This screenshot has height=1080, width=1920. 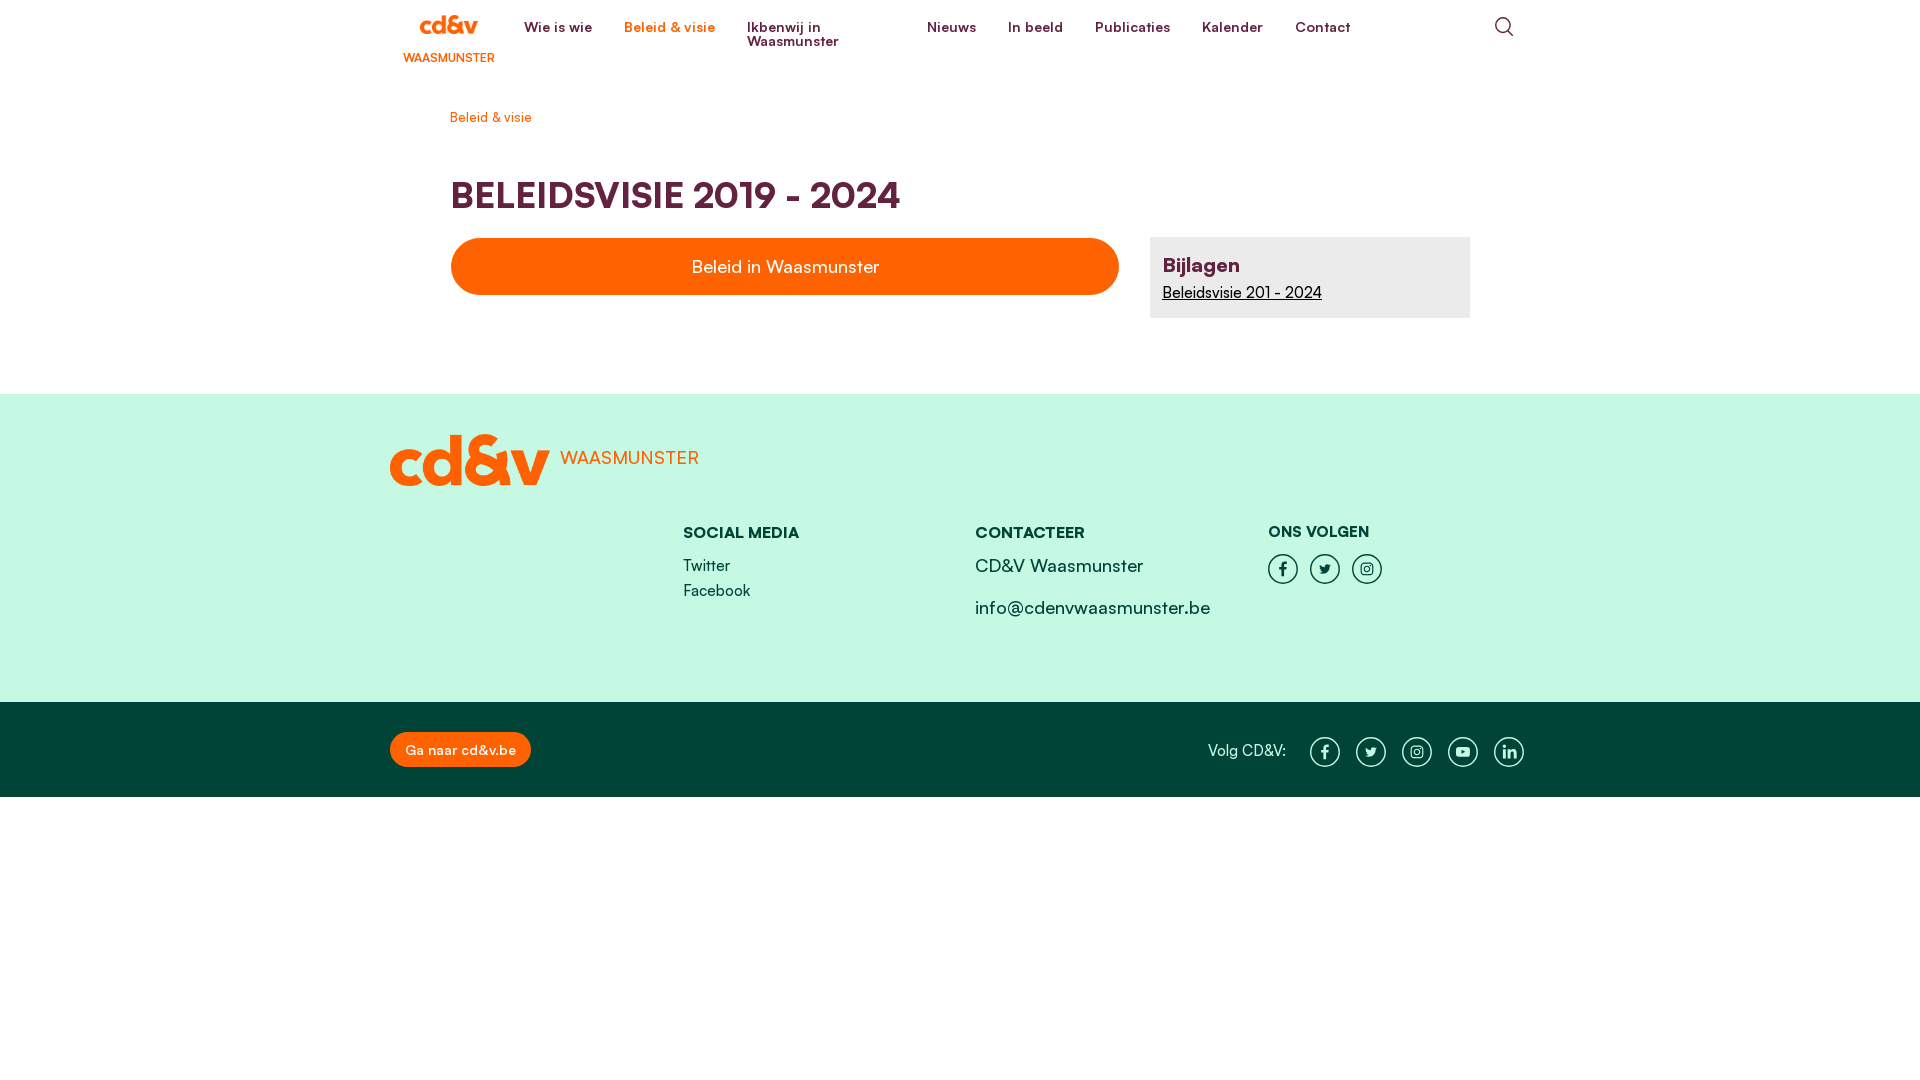 What do you see at coordinates (820, 34) in the screenshot?
I see `'Ikbenwij in Waasmunster'` at bounding box center [820, 34].